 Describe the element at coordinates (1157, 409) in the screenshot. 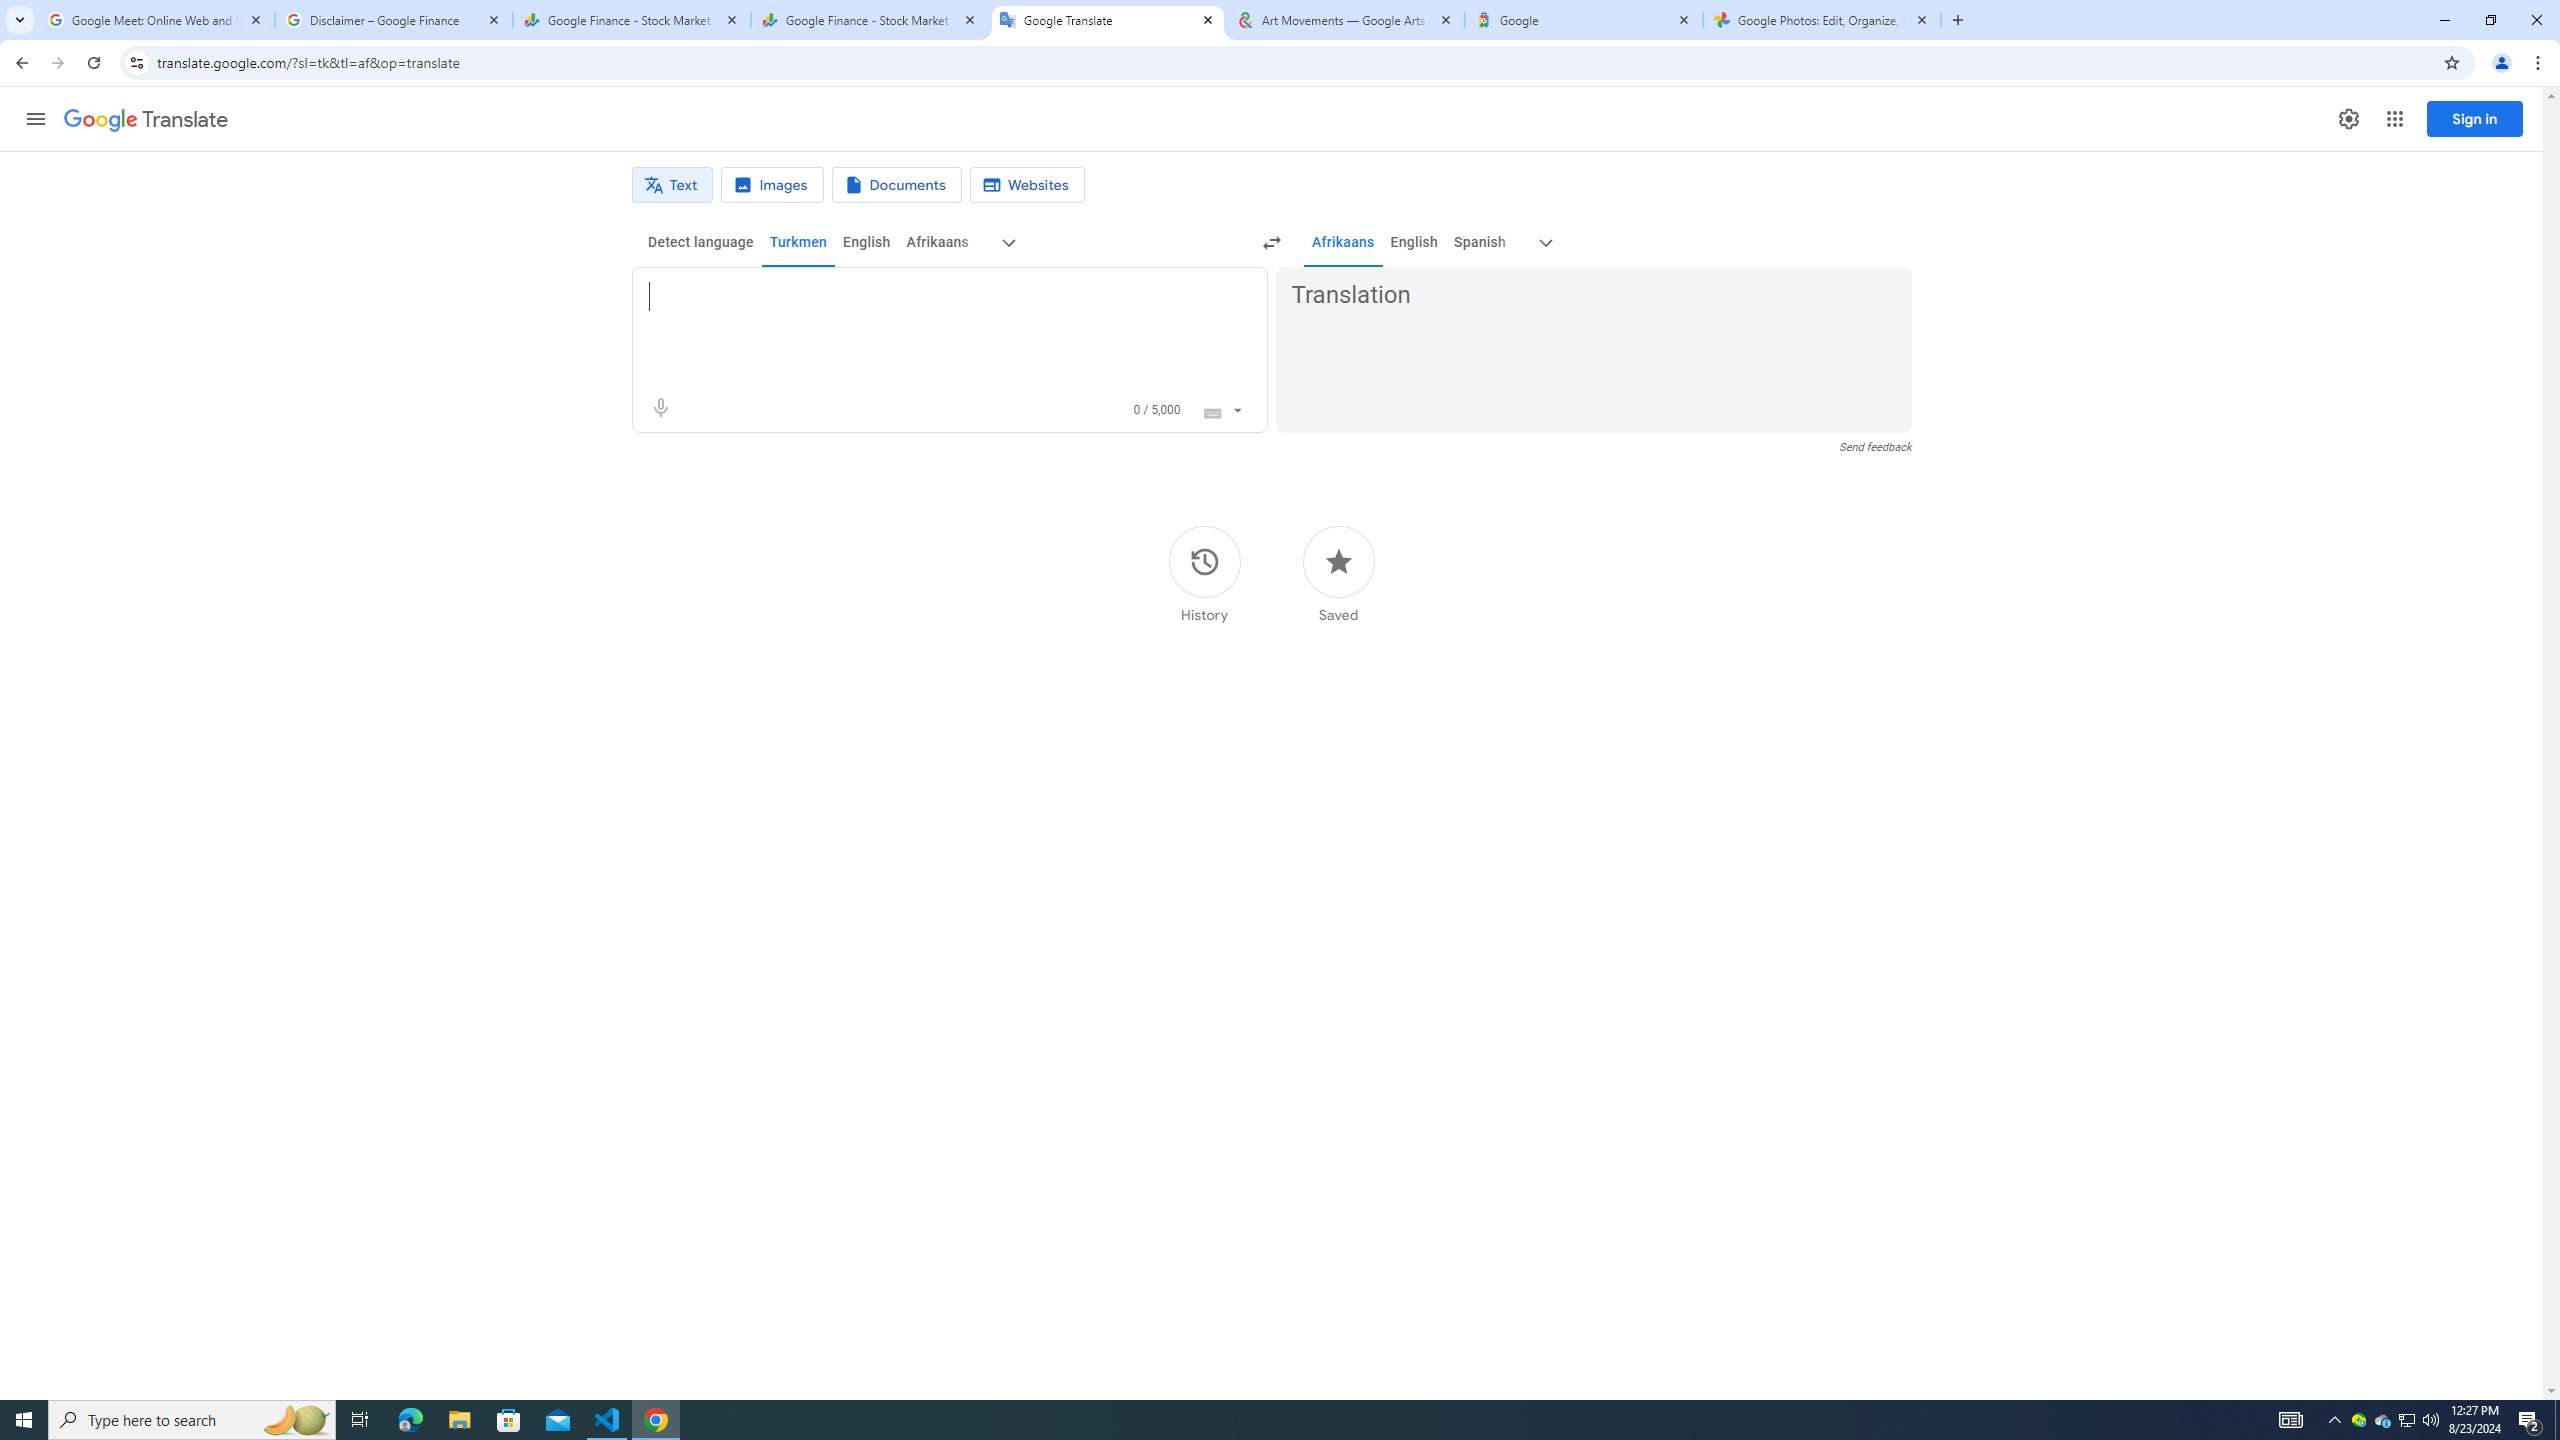

I see `'0 of 5,000 characters used'` at that location.